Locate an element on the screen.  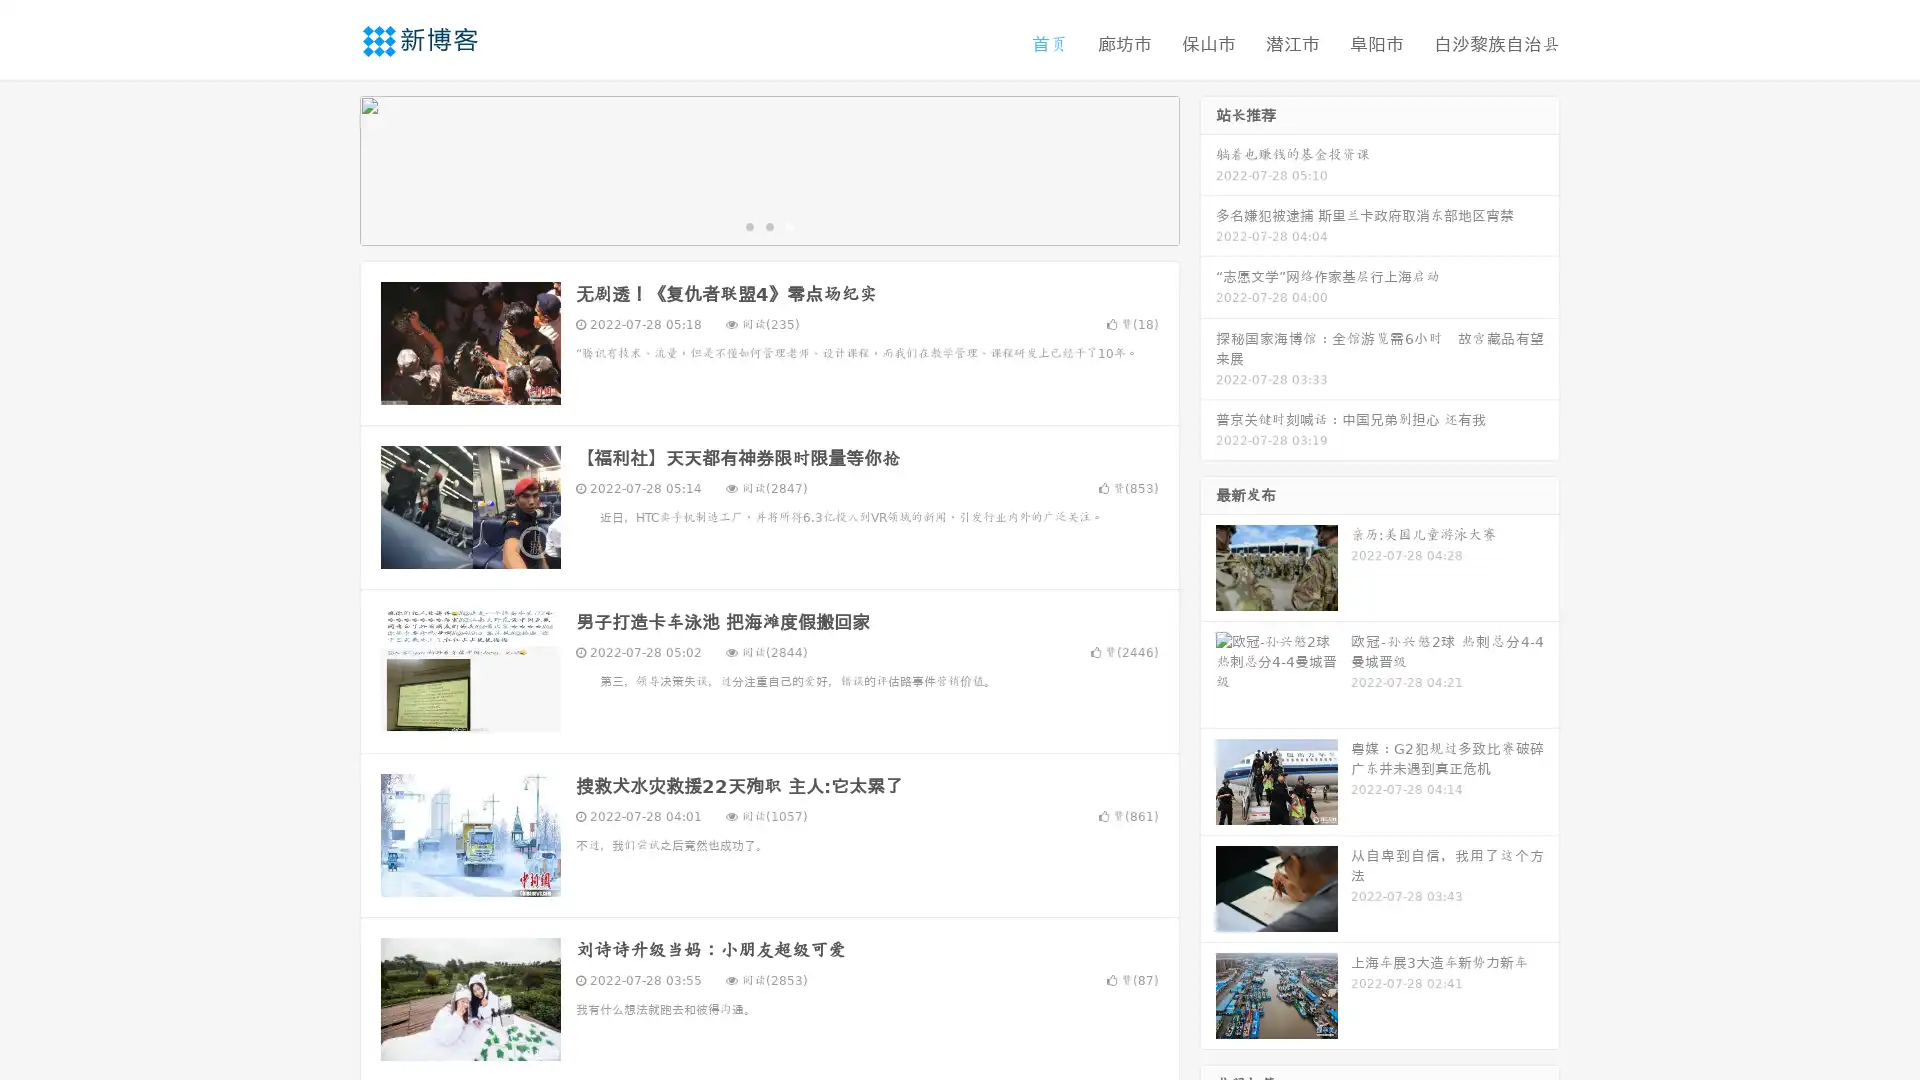
Go to slide 2 is located at coordinates (768, 225).